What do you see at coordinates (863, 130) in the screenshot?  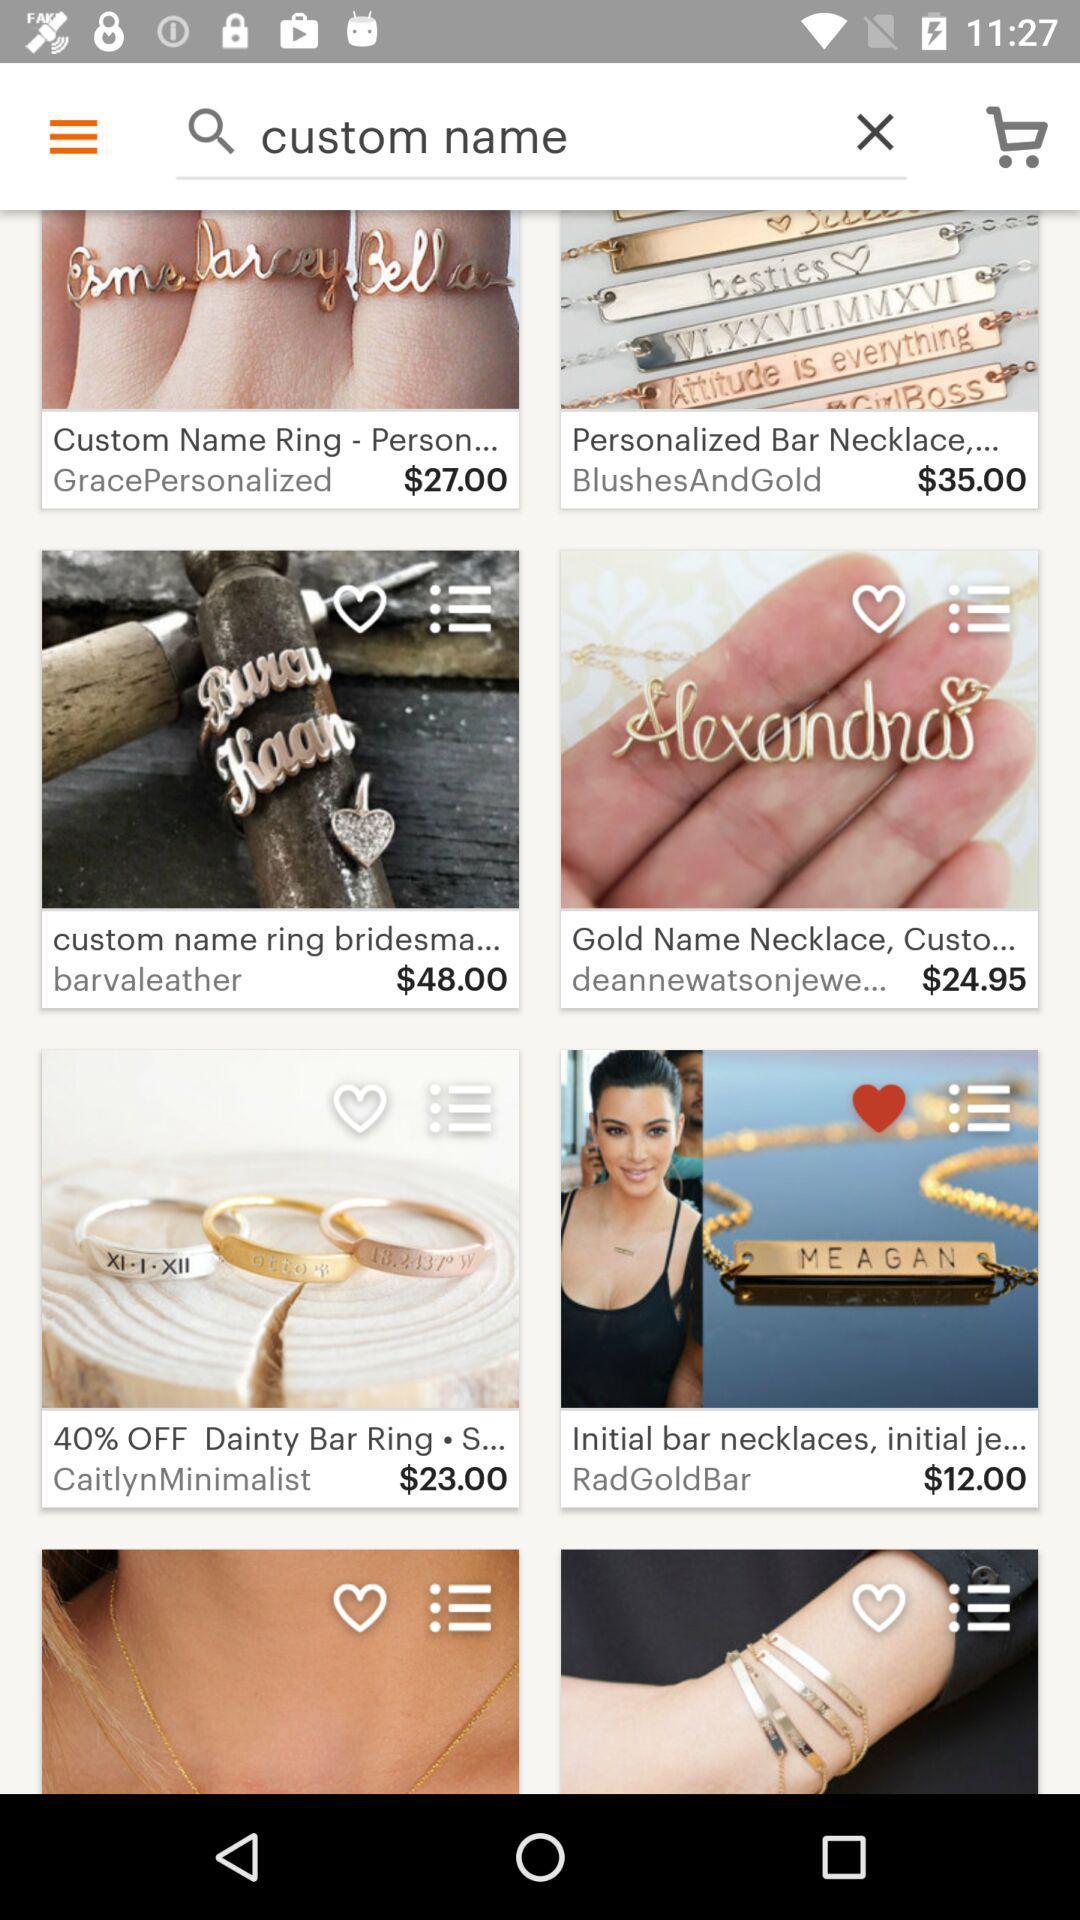 I see `the icon to the right of custom name` at bounding box center [863, 130].